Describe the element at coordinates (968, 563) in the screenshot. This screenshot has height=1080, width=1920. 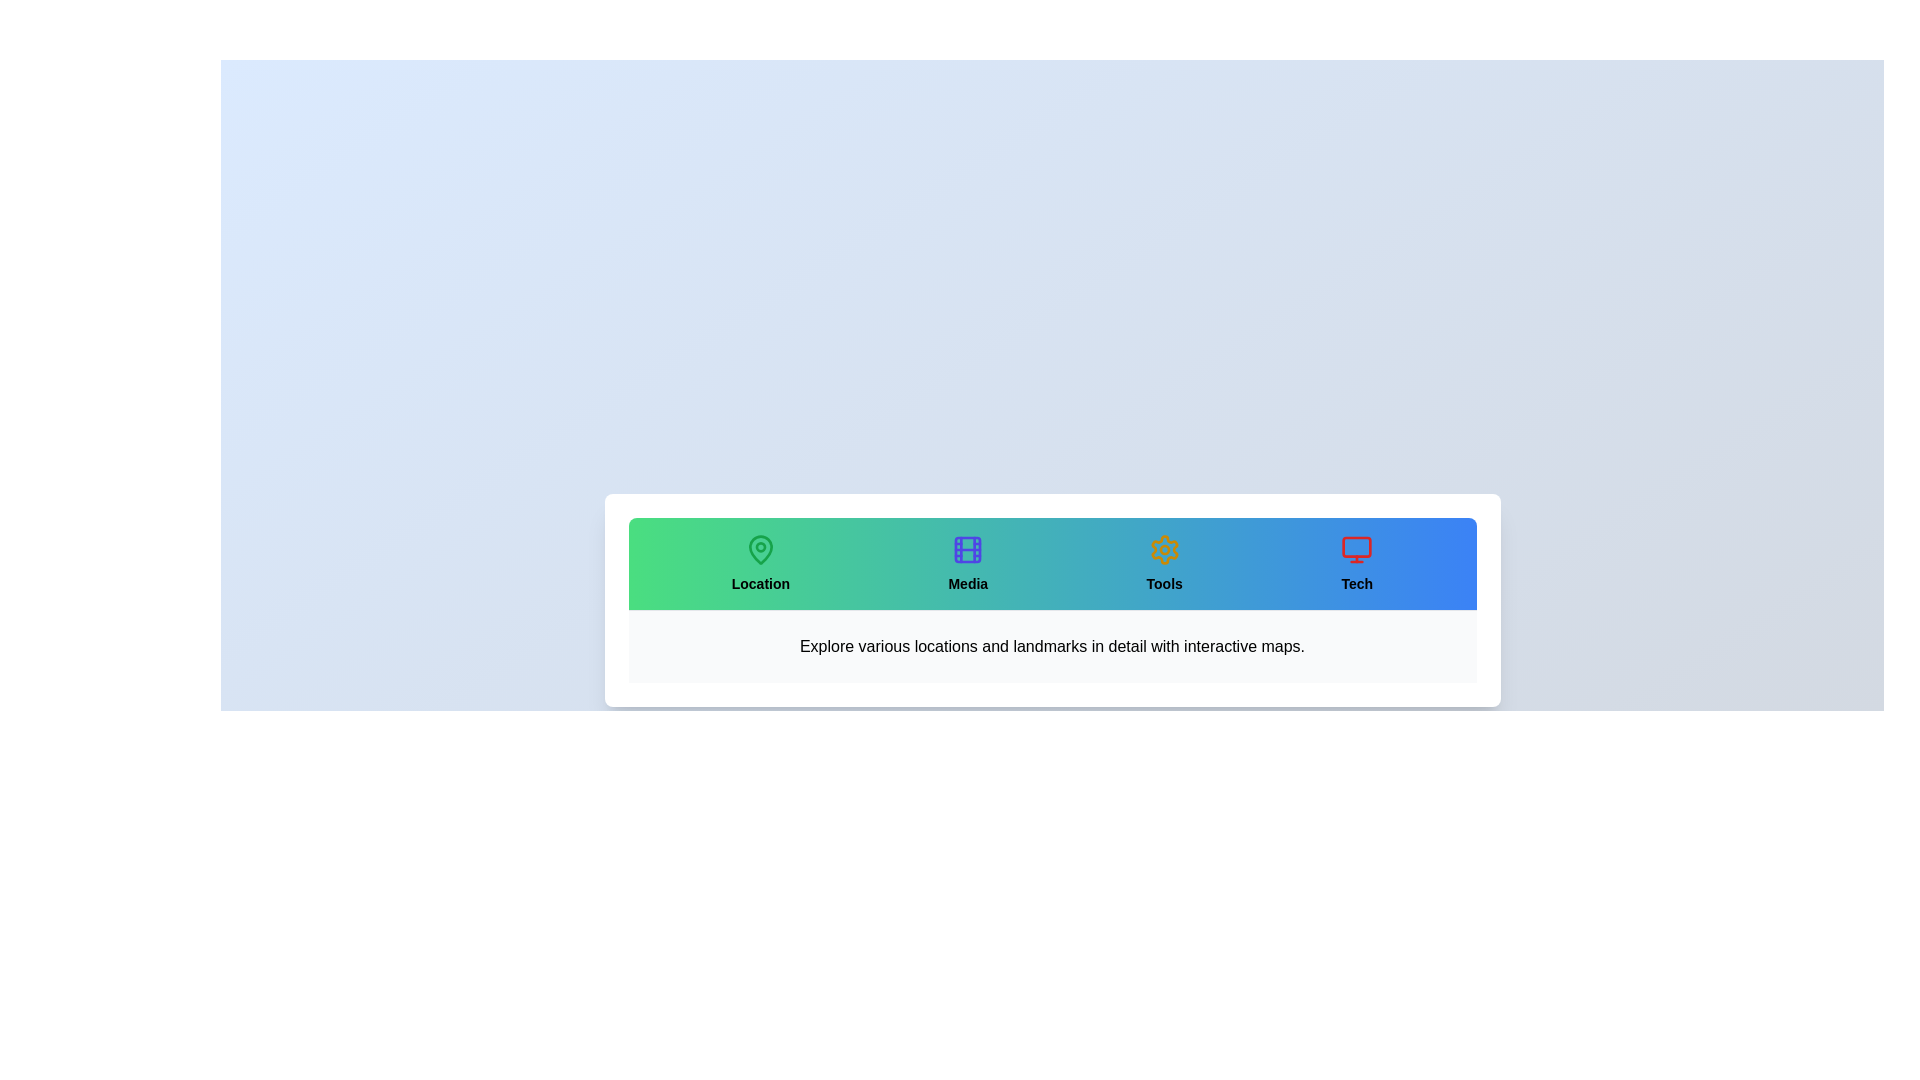
I see `the tab labeled Media to select it` at that location.